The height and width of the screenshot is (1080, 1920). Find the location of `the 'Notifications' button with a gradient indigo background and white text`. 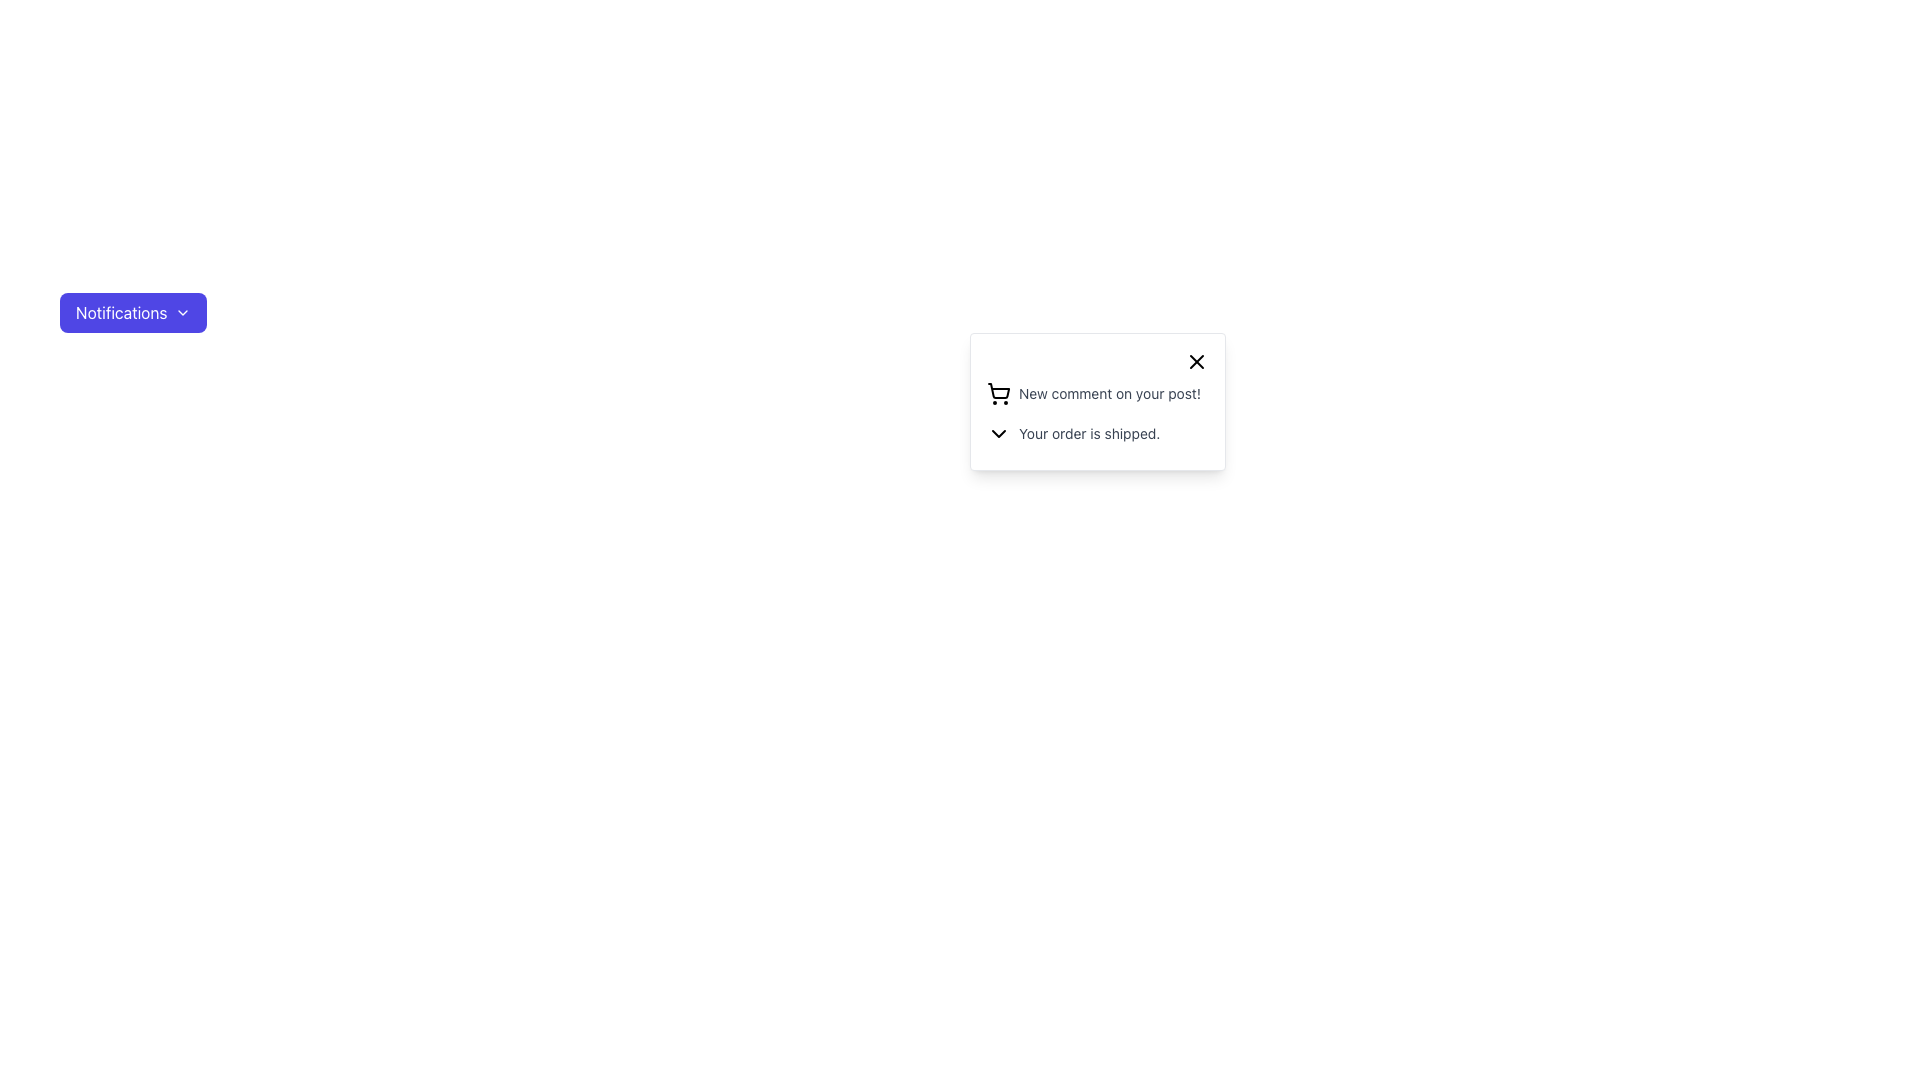

the 'Notifications' button with a gradient indigo background and white text is located at coordinates (132, 312).